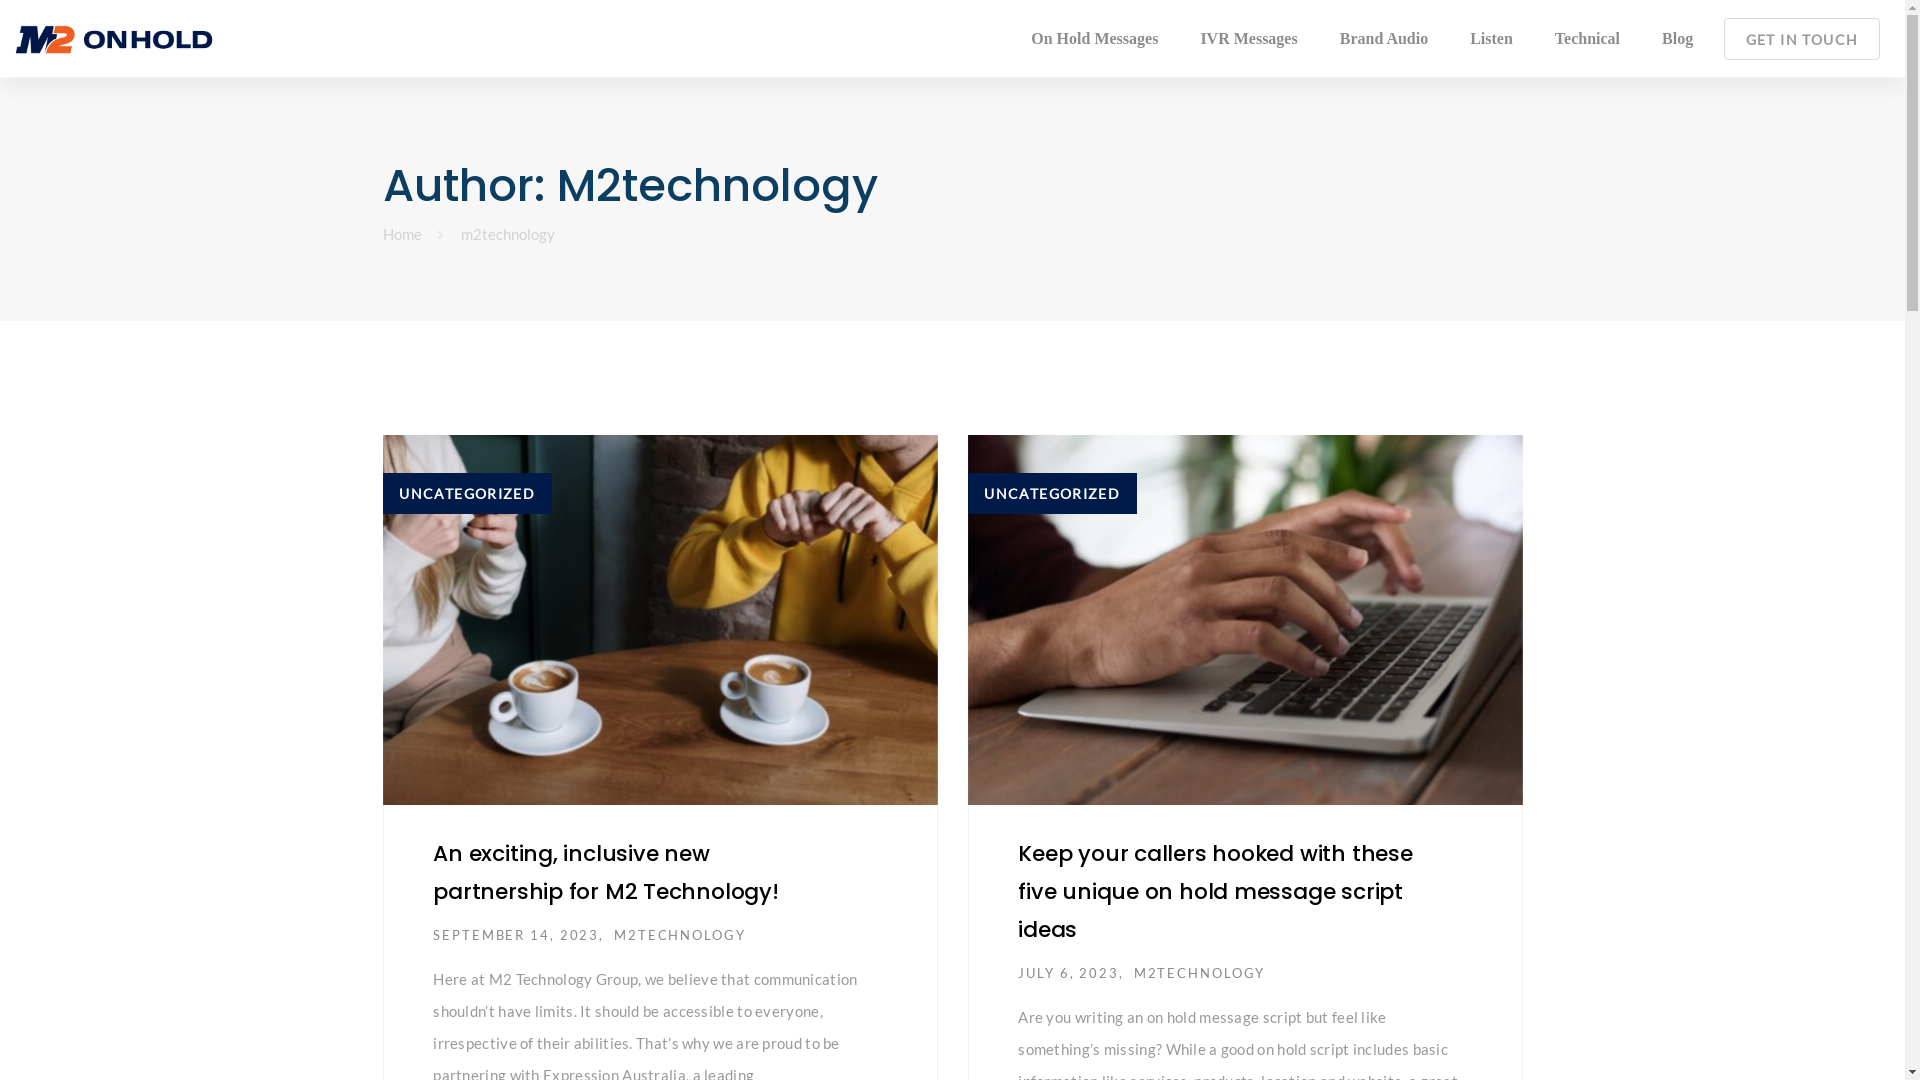  What do you see at coordinates (604, 871) in the screenshot?
I see `'An exciting, inclusive new partnership for M2 Technology!'` at bounding box center [604, 871].